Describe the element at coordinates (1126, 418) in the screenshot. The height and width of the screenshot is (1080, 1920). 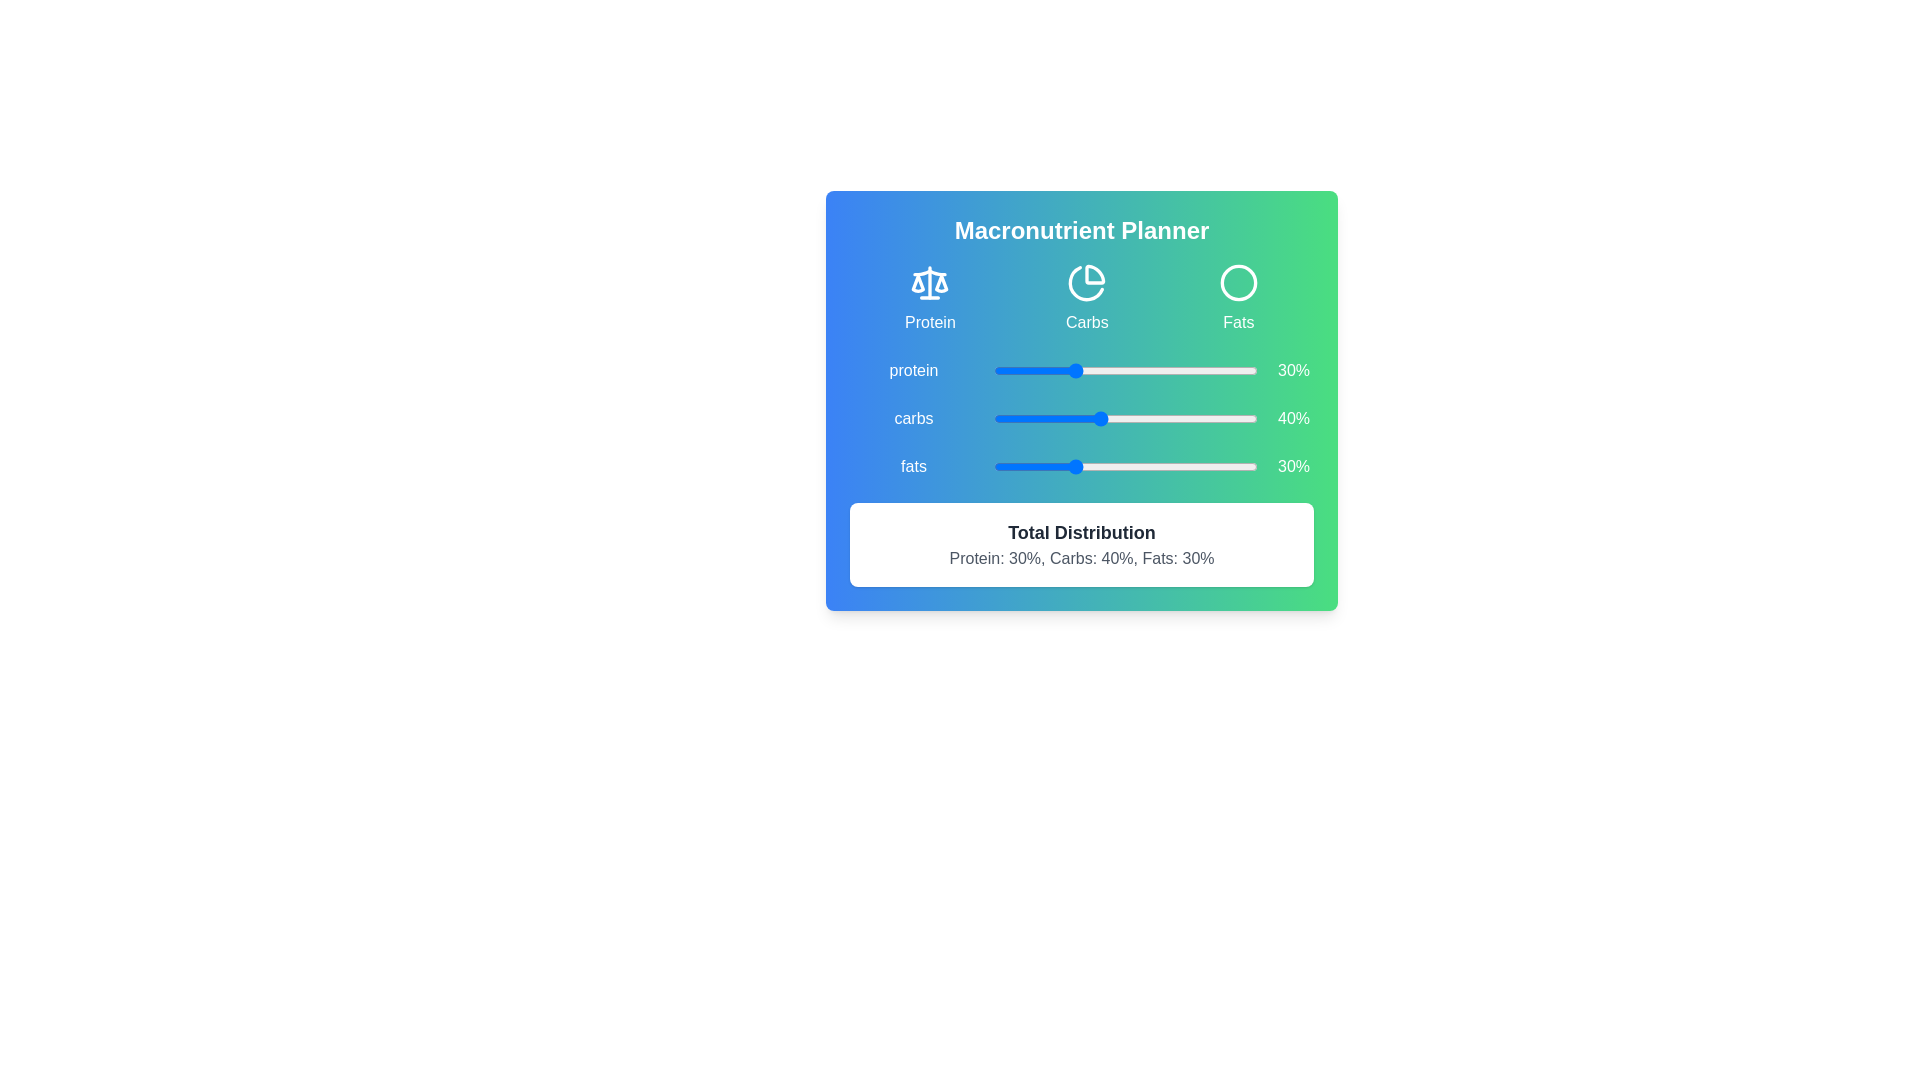
I see `the slider handle to adjust the carbohydrate percentage in the diet plan, which is displayed as '40%' to the right of the slider` at that location.